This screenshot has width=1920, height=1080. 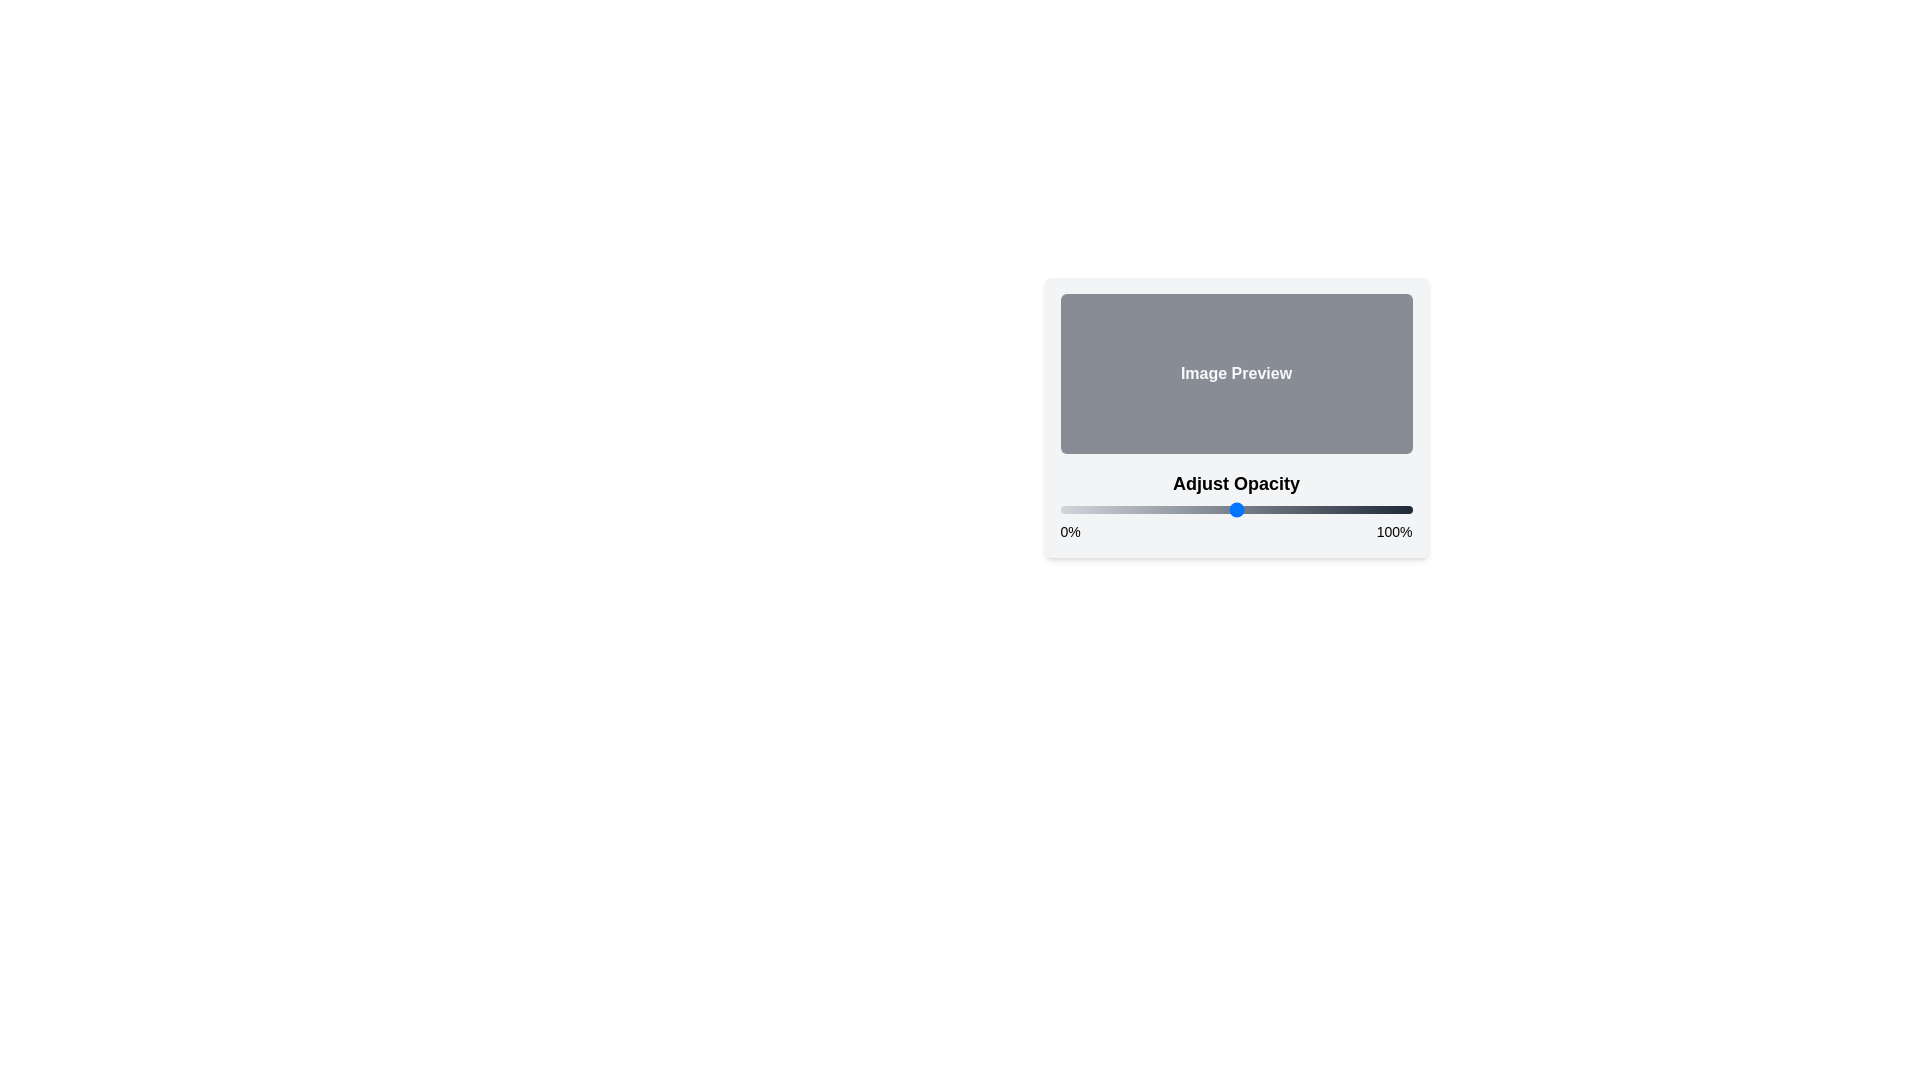 I want to click on the opacity, so click(x=1249, y=508).